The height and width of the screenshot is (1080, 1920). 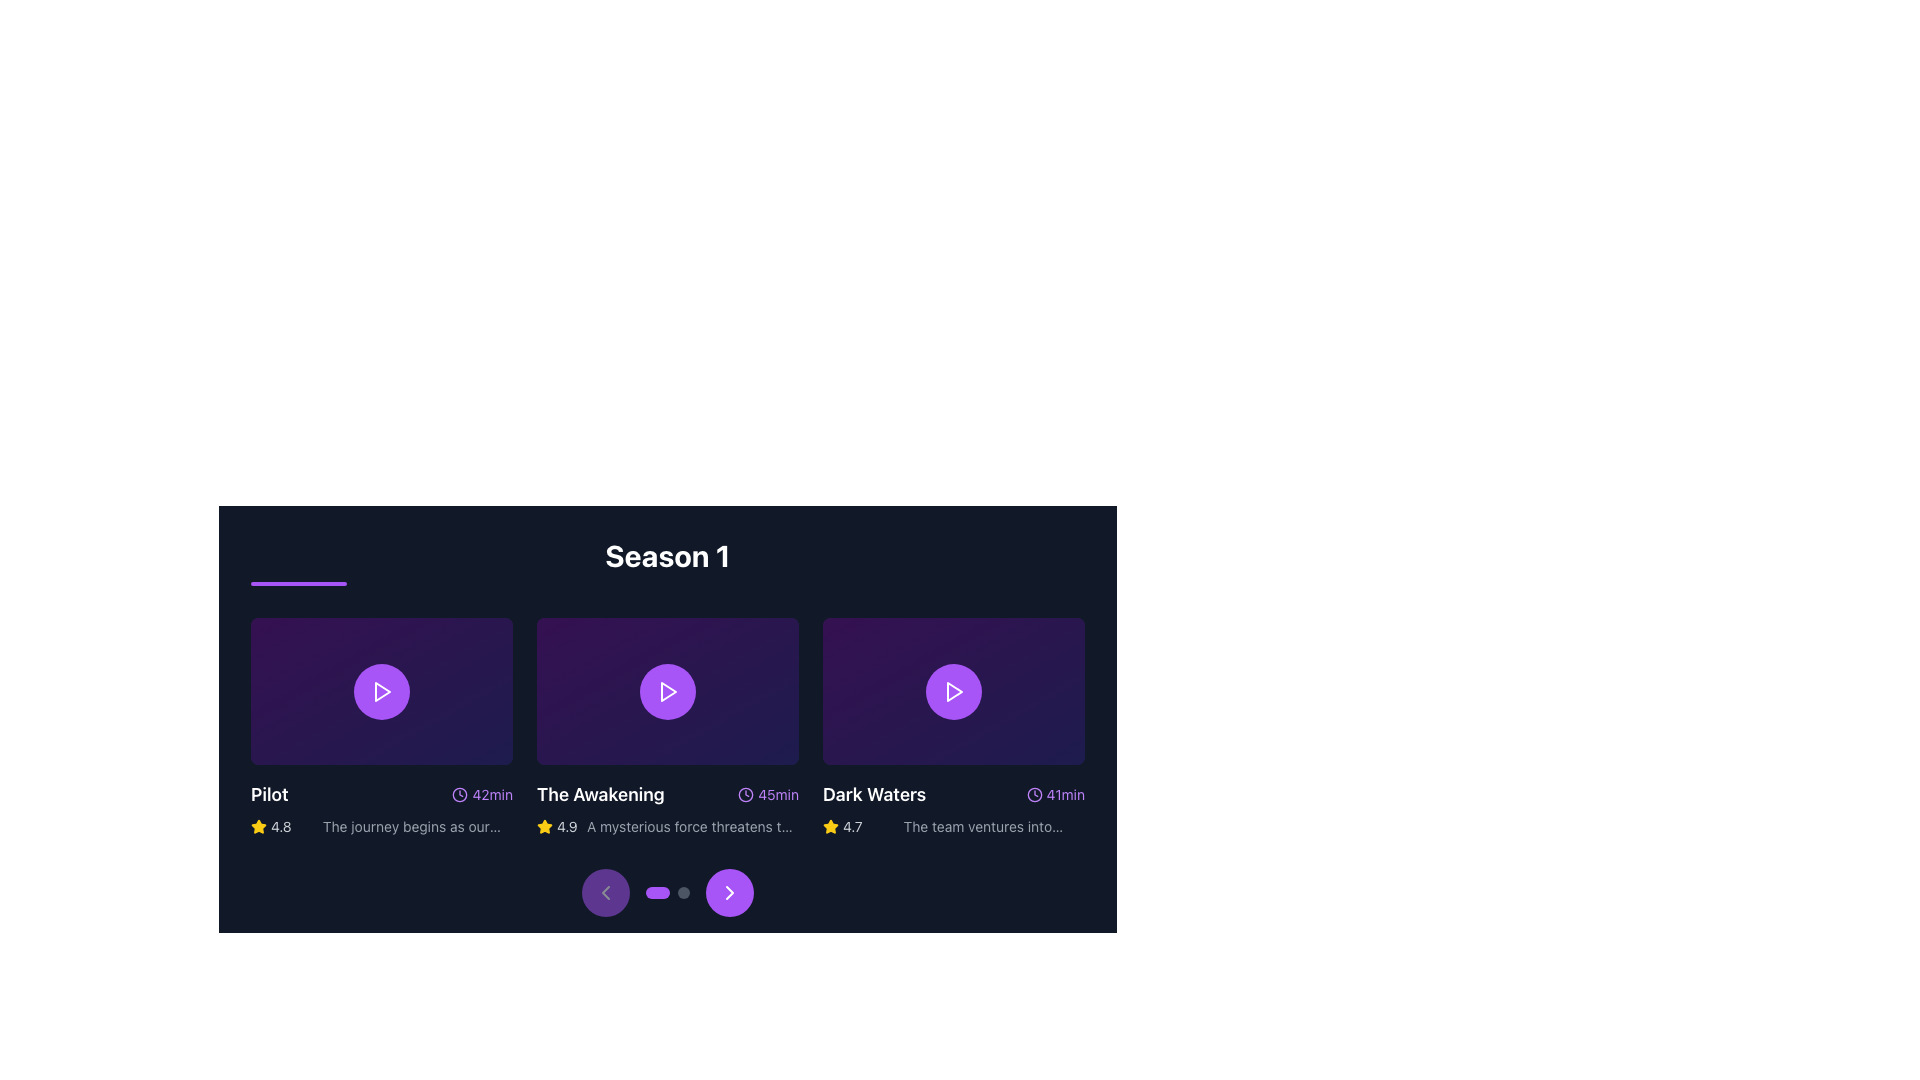 I want to click on displayed rating value of '4.7' in the 'Dark Waters' section, which is a text element styled with a smaller font size and muted gray coloring, located adjacent to a yellow star icon, so click(x=852, y=827).